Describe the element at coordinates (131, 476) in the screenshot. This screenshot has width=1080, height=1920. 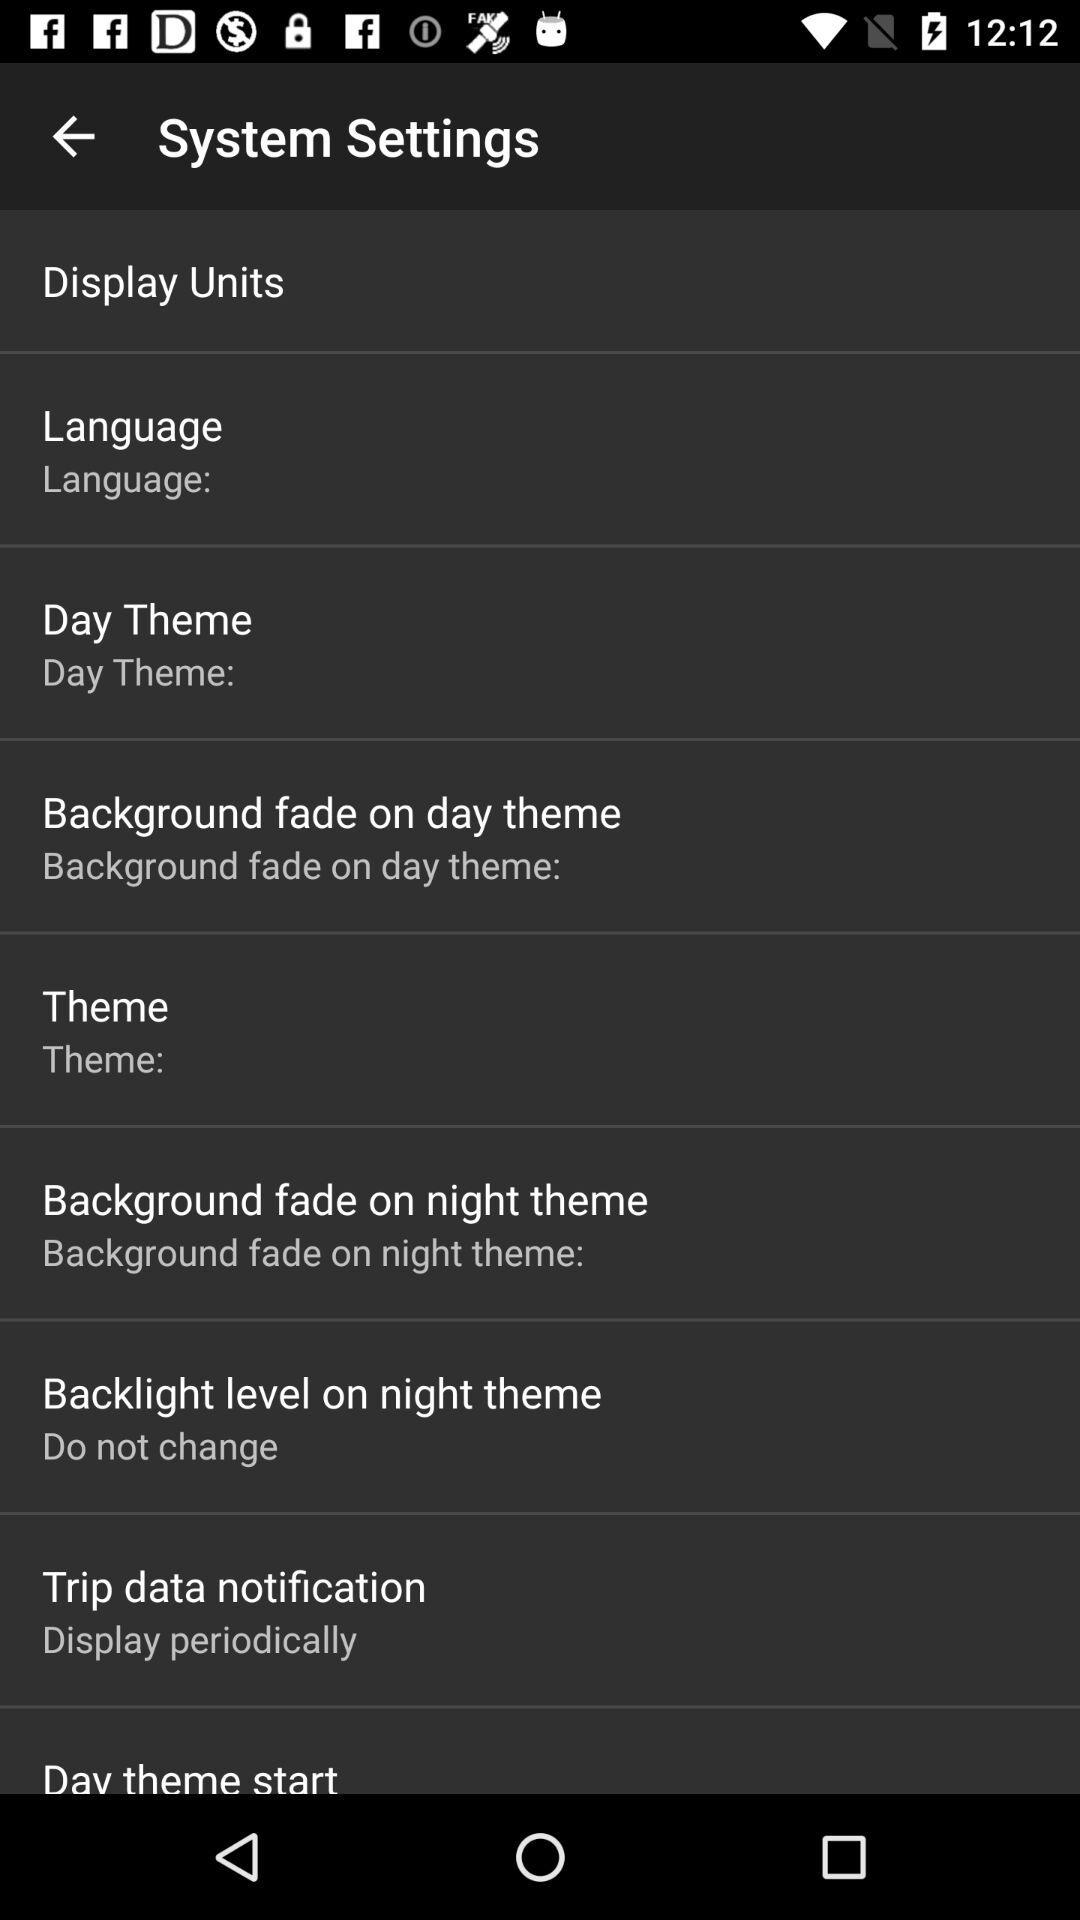
I see `language:  item` at that location.